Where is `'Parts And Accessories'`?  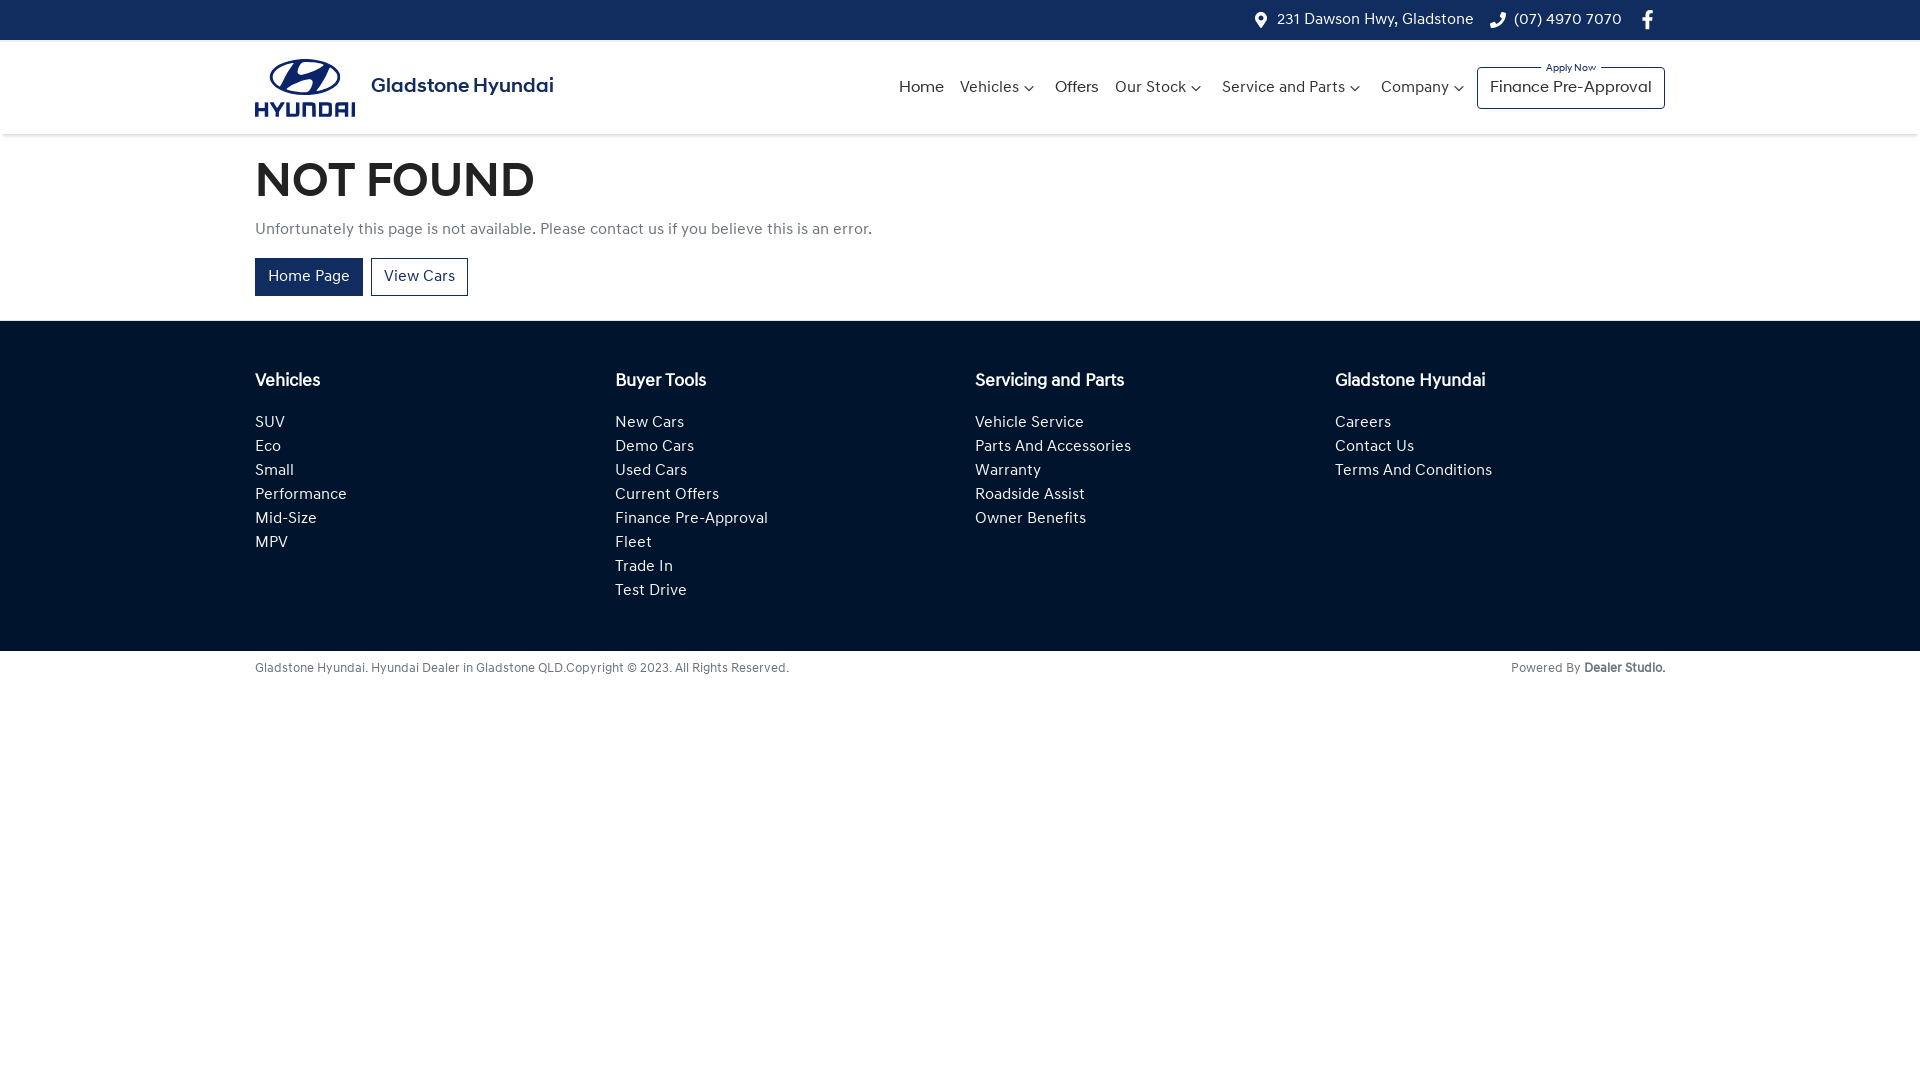 'Parts And Accessories' is located at coordinates (1051, 446).